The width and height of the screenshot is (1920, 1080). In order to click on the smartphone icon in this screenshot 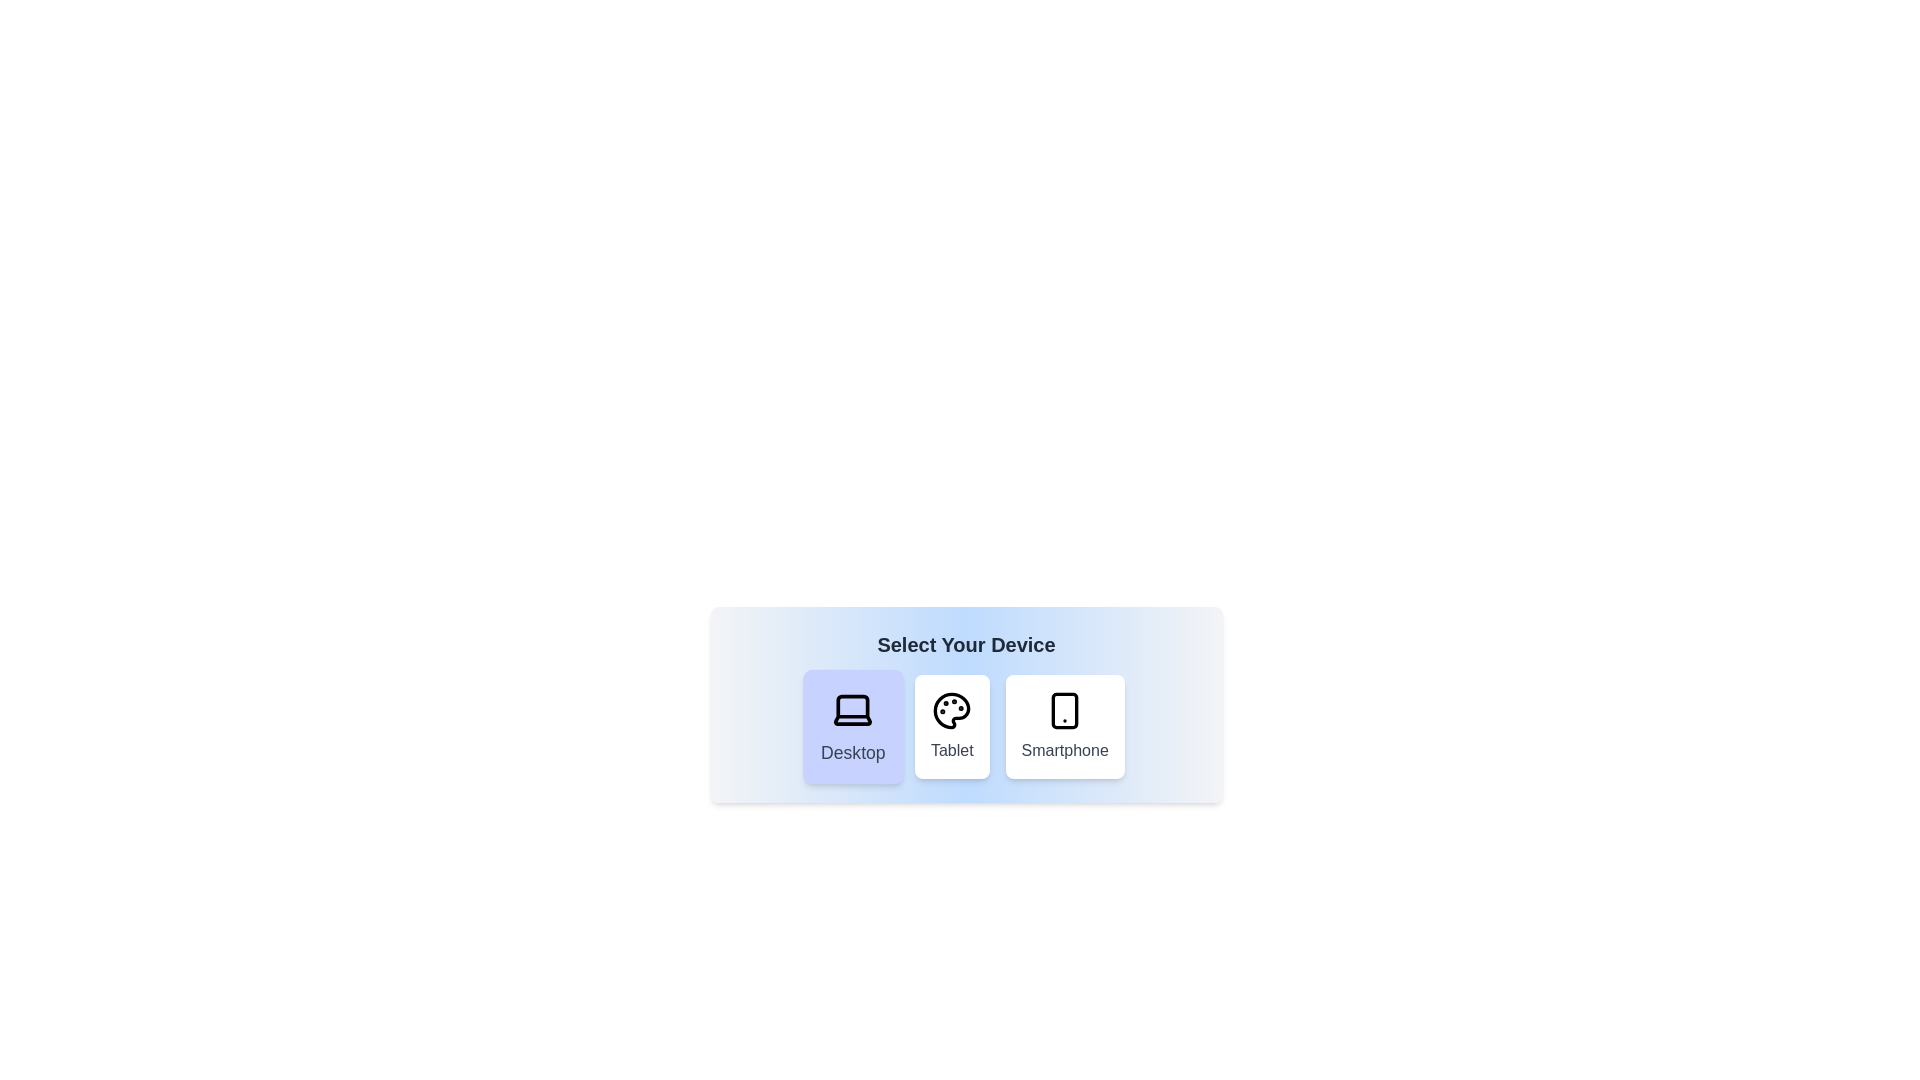, I will do `click(1064, 709)`.